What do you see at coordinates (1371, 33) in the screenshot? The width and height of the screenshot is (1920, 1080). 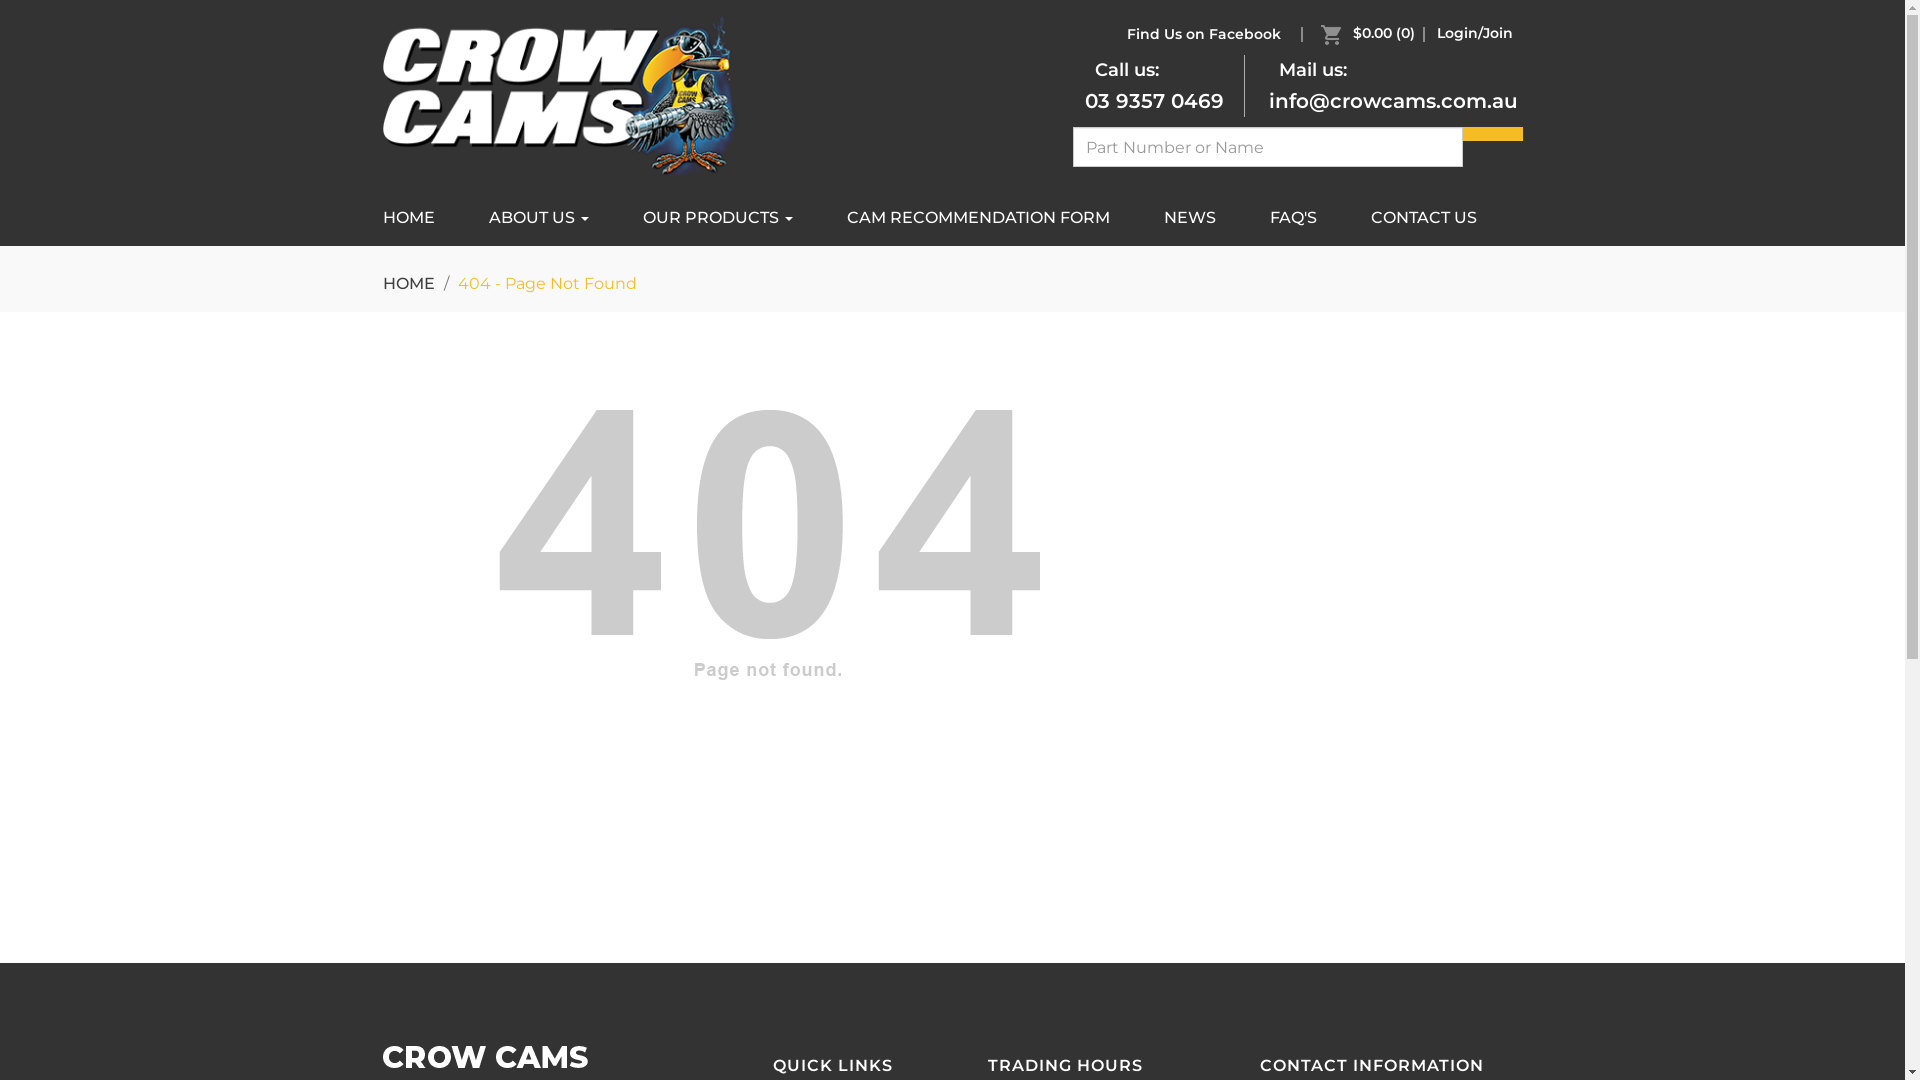 I see `'$0.00 (0)'` at bounding box center [1371, 33].